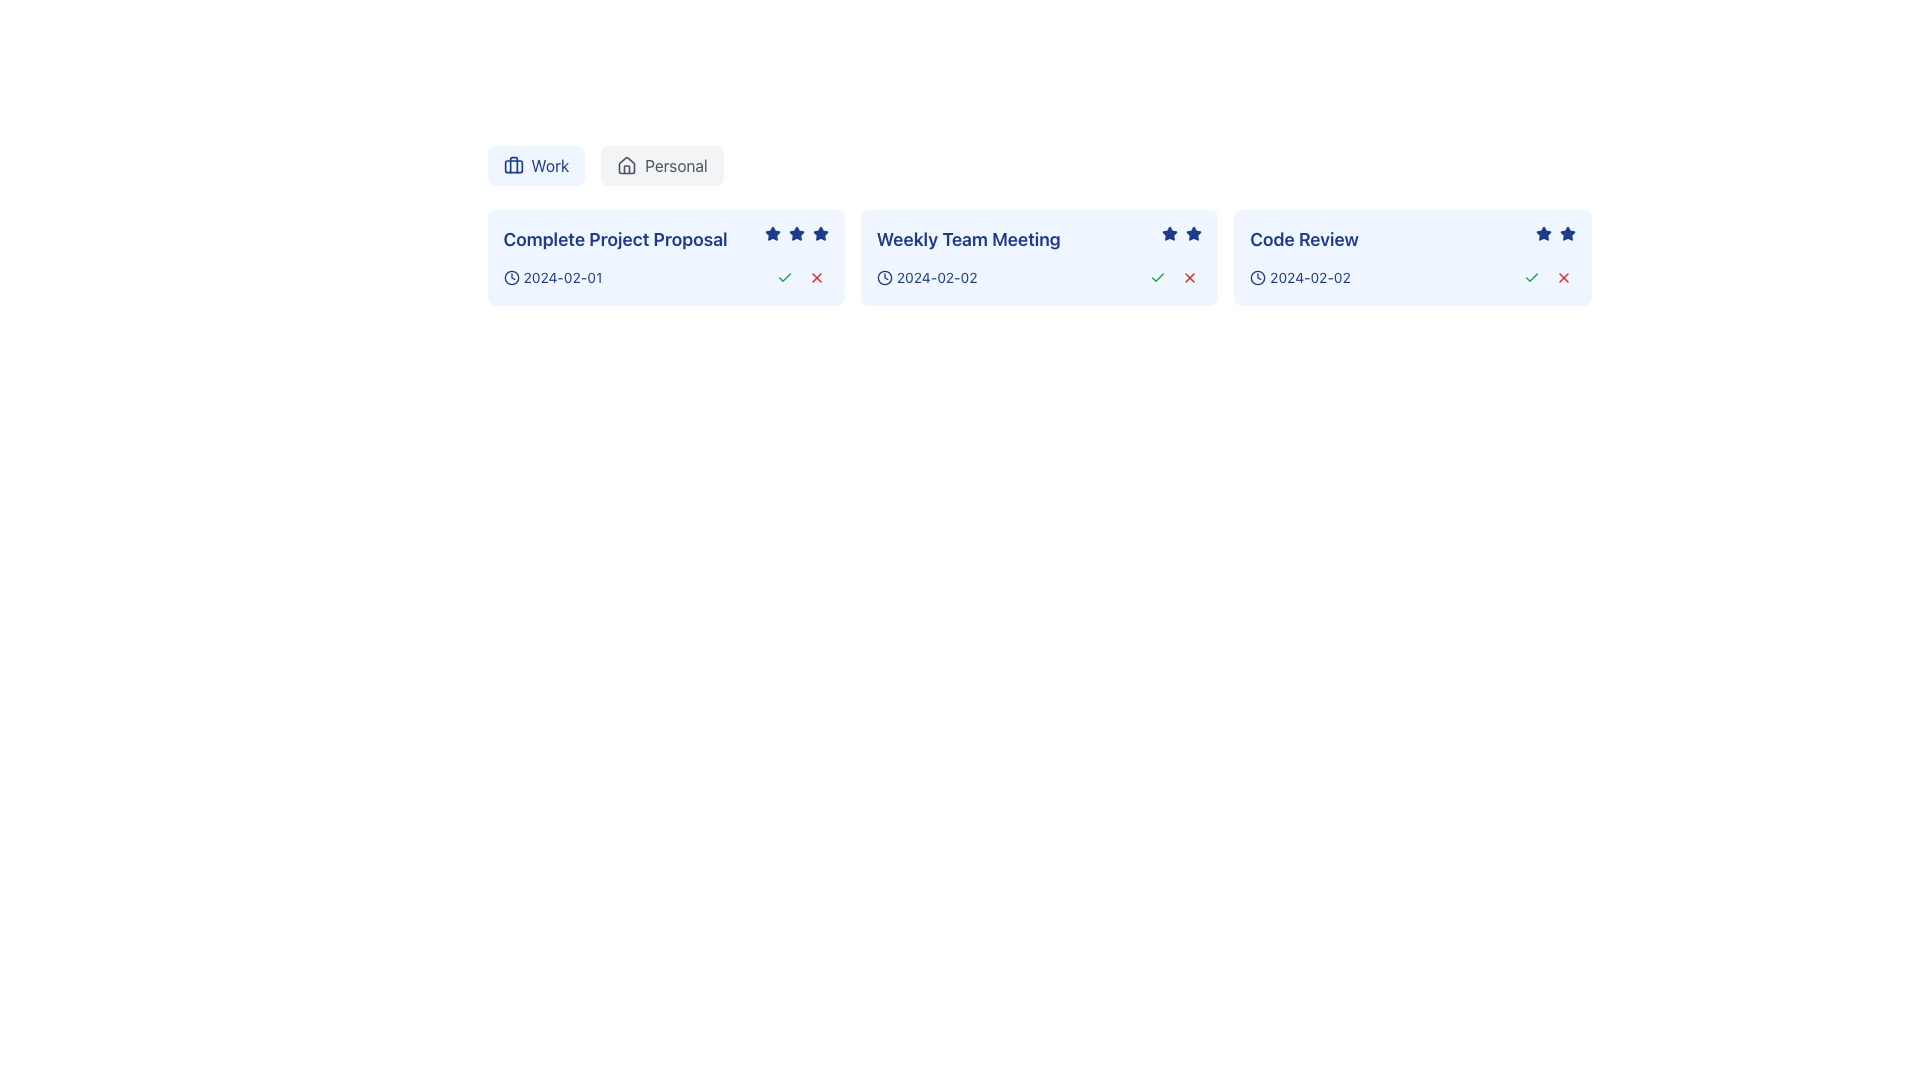 The height and width of the screenshot is (1080, 1920). Describe the element at coordinates (676, 164) in the screenshot. I see `text of the 'Personal' label, which is the second option in the navigation row, for identification purposes` at that location.